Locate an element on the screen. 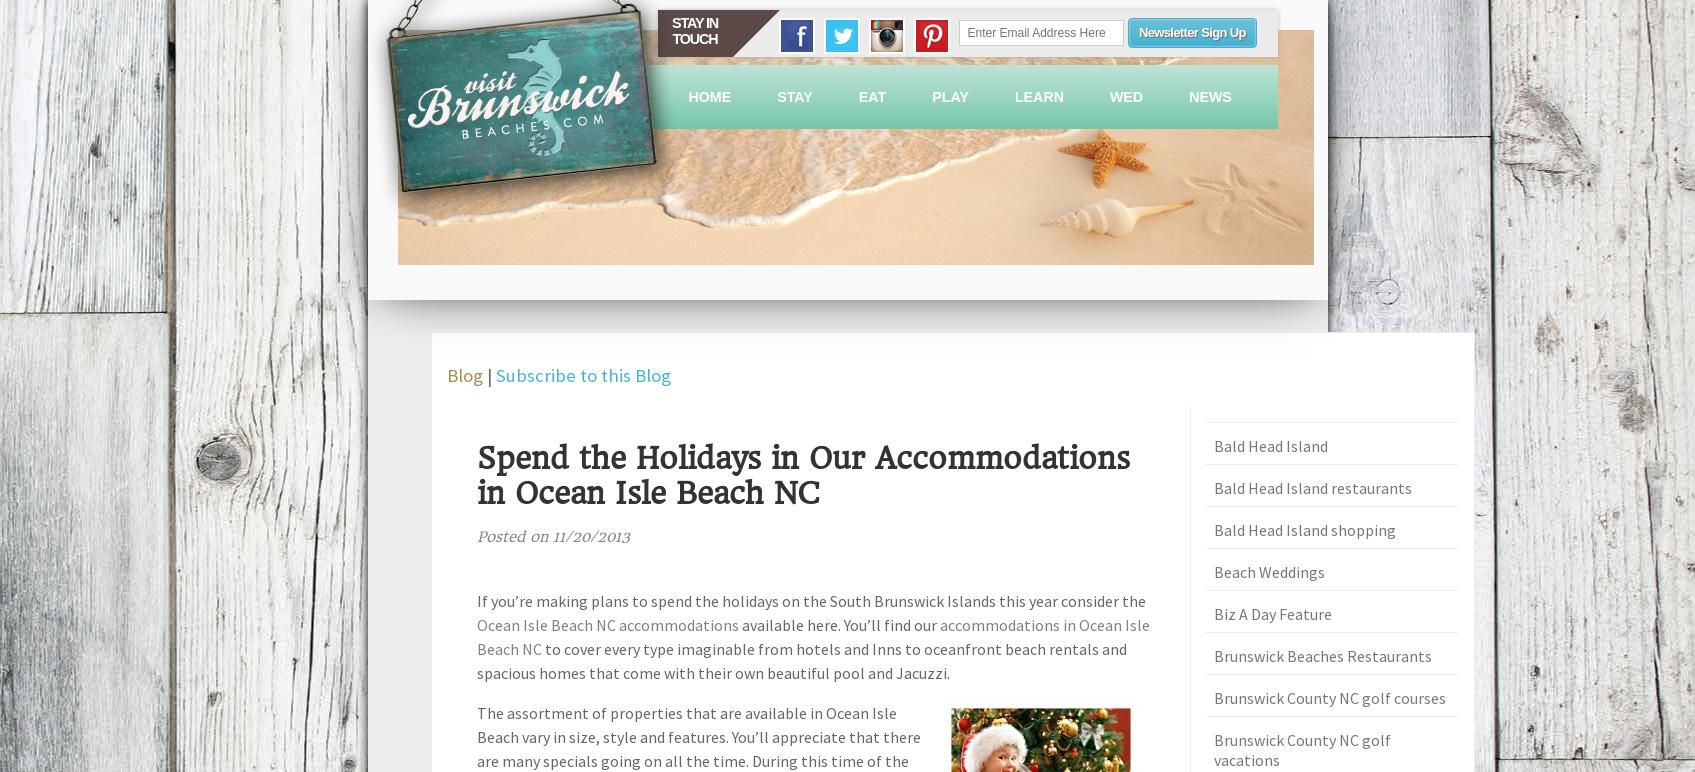 The image size is (1695, 772). 'to cover every type imaginable from hotels and Inns to oceanfront beach rentals and spacious homes that come with their own beautiful pool and Jacuzzi.' is located at coordinates (801, 659).